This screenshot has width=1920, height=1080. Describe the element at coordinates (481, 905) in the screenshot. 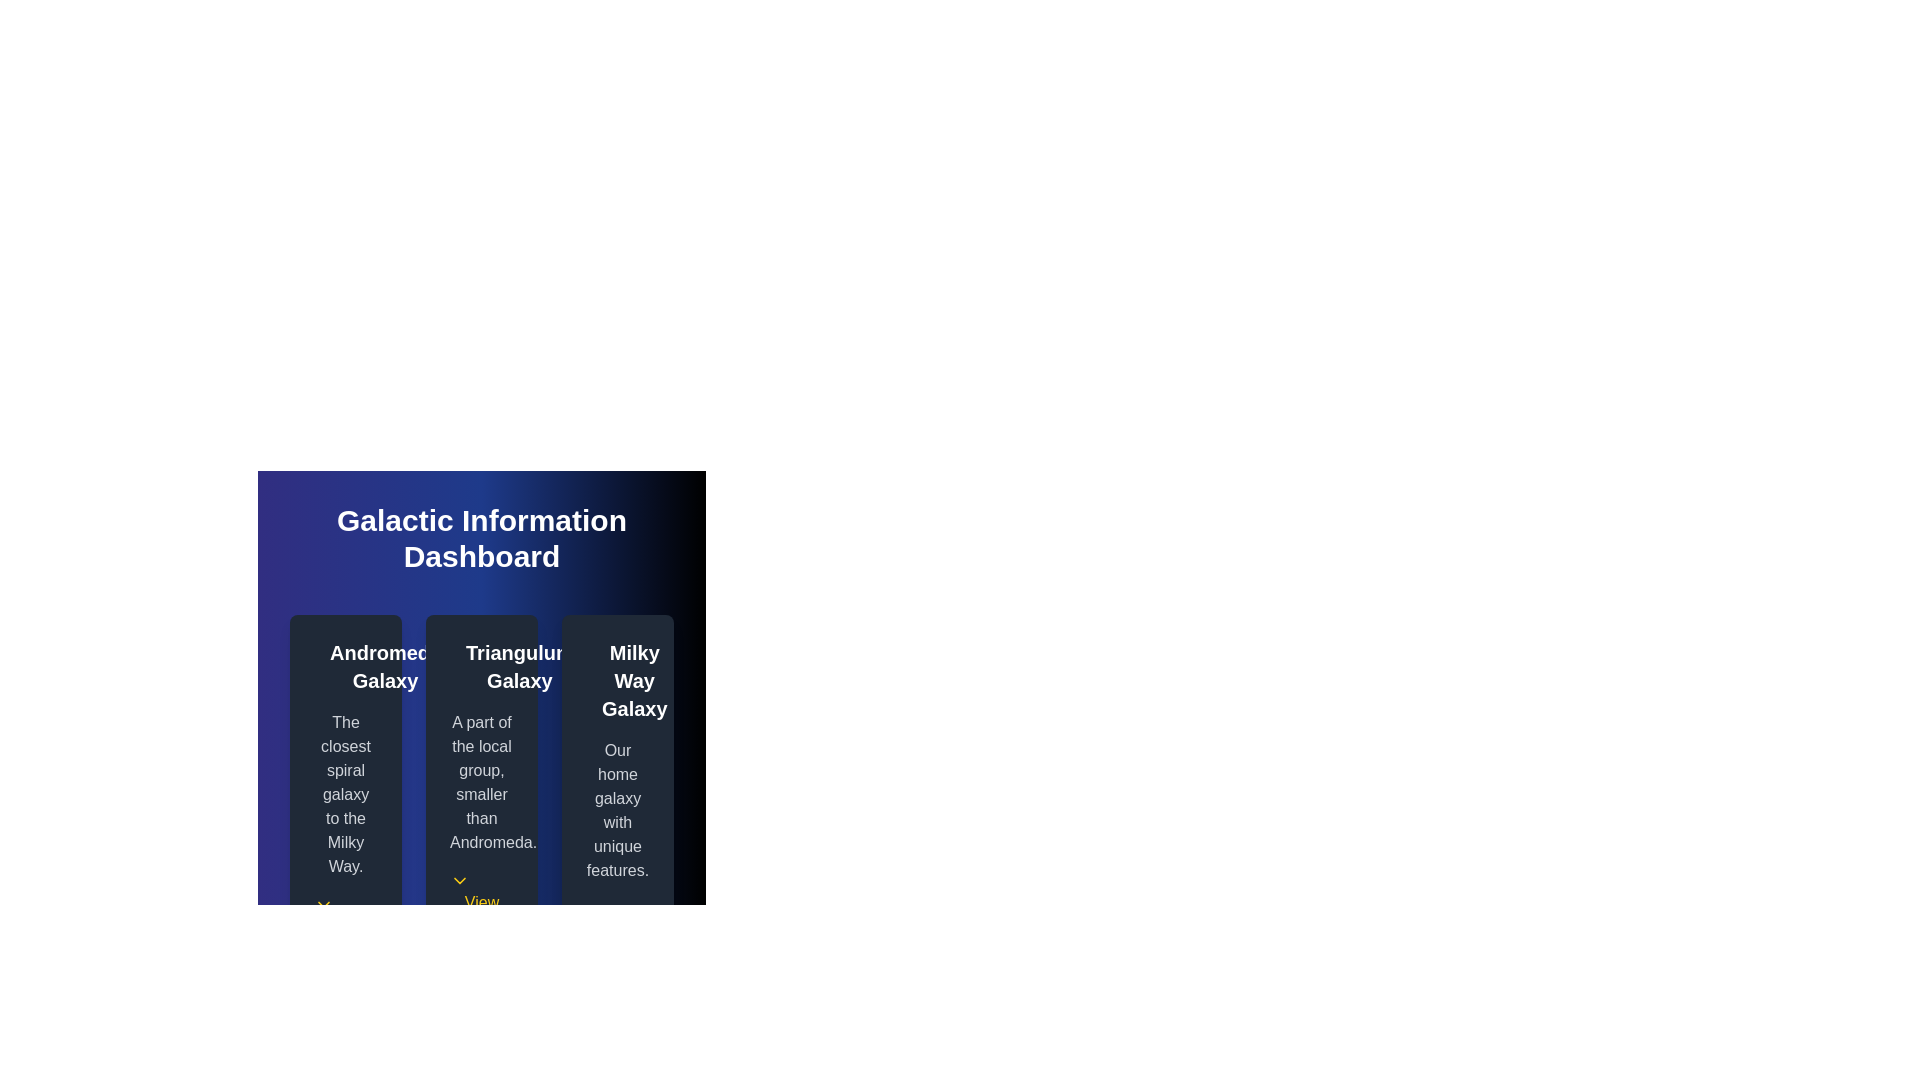

I see `the button at the bottom center of the 'Triangulum Galaxy' card` at that location.